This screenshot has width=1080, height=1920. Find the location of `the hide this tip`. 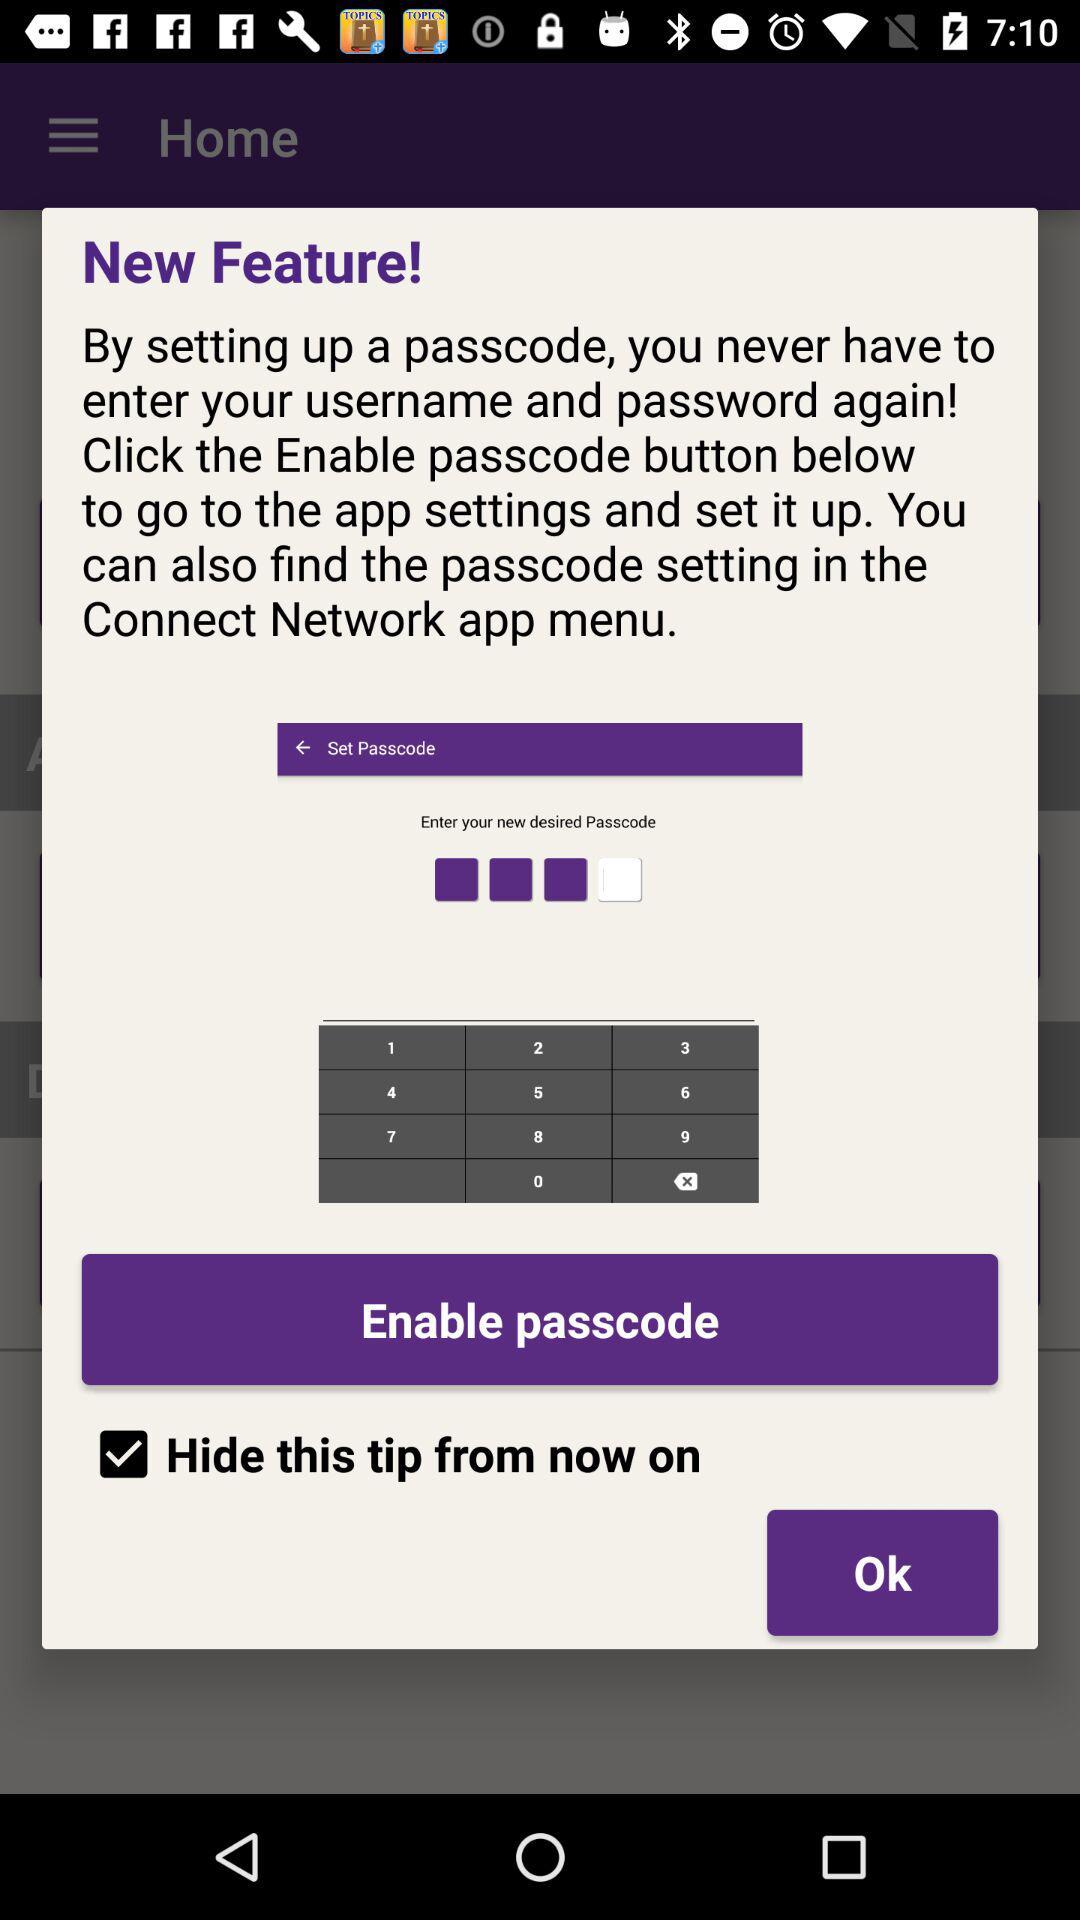

the hide this tip is located at coordinates (391, 1454).